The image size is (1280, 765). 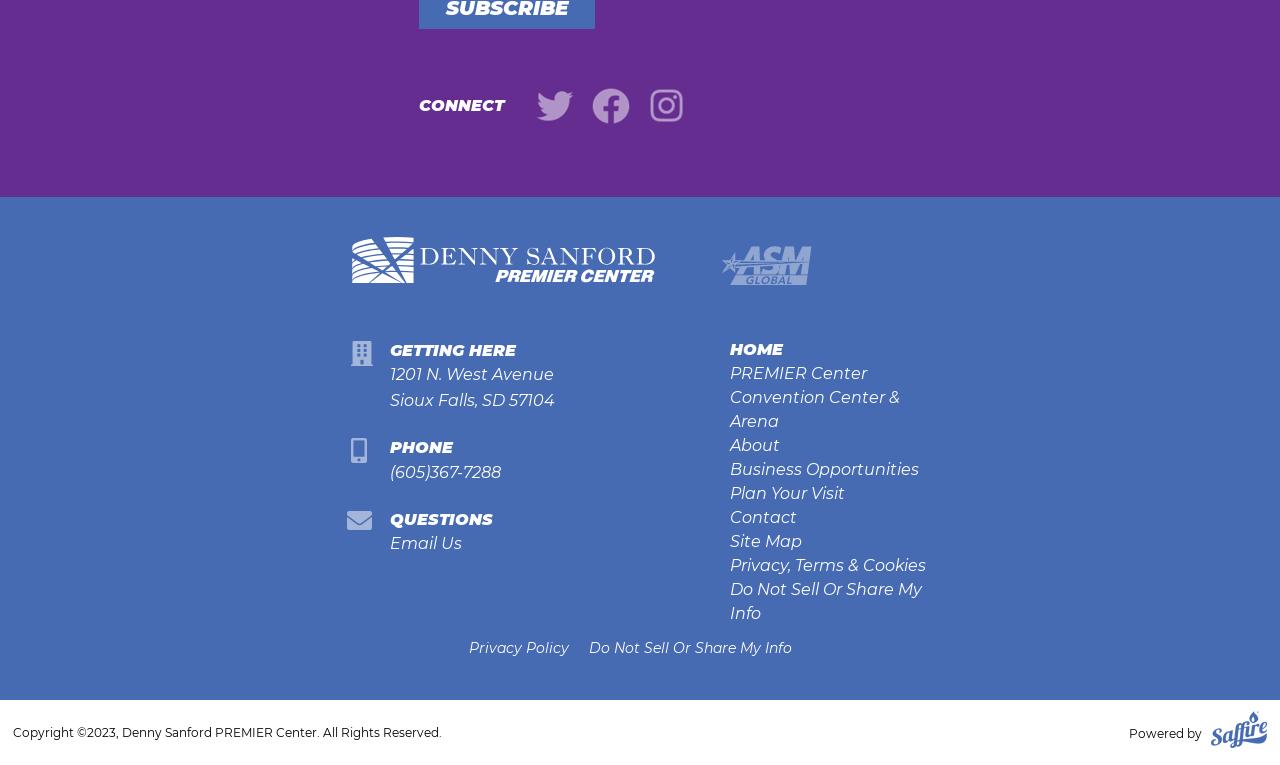 I want to click on 'Convention Center & Arena', so click(x=813, y=409).